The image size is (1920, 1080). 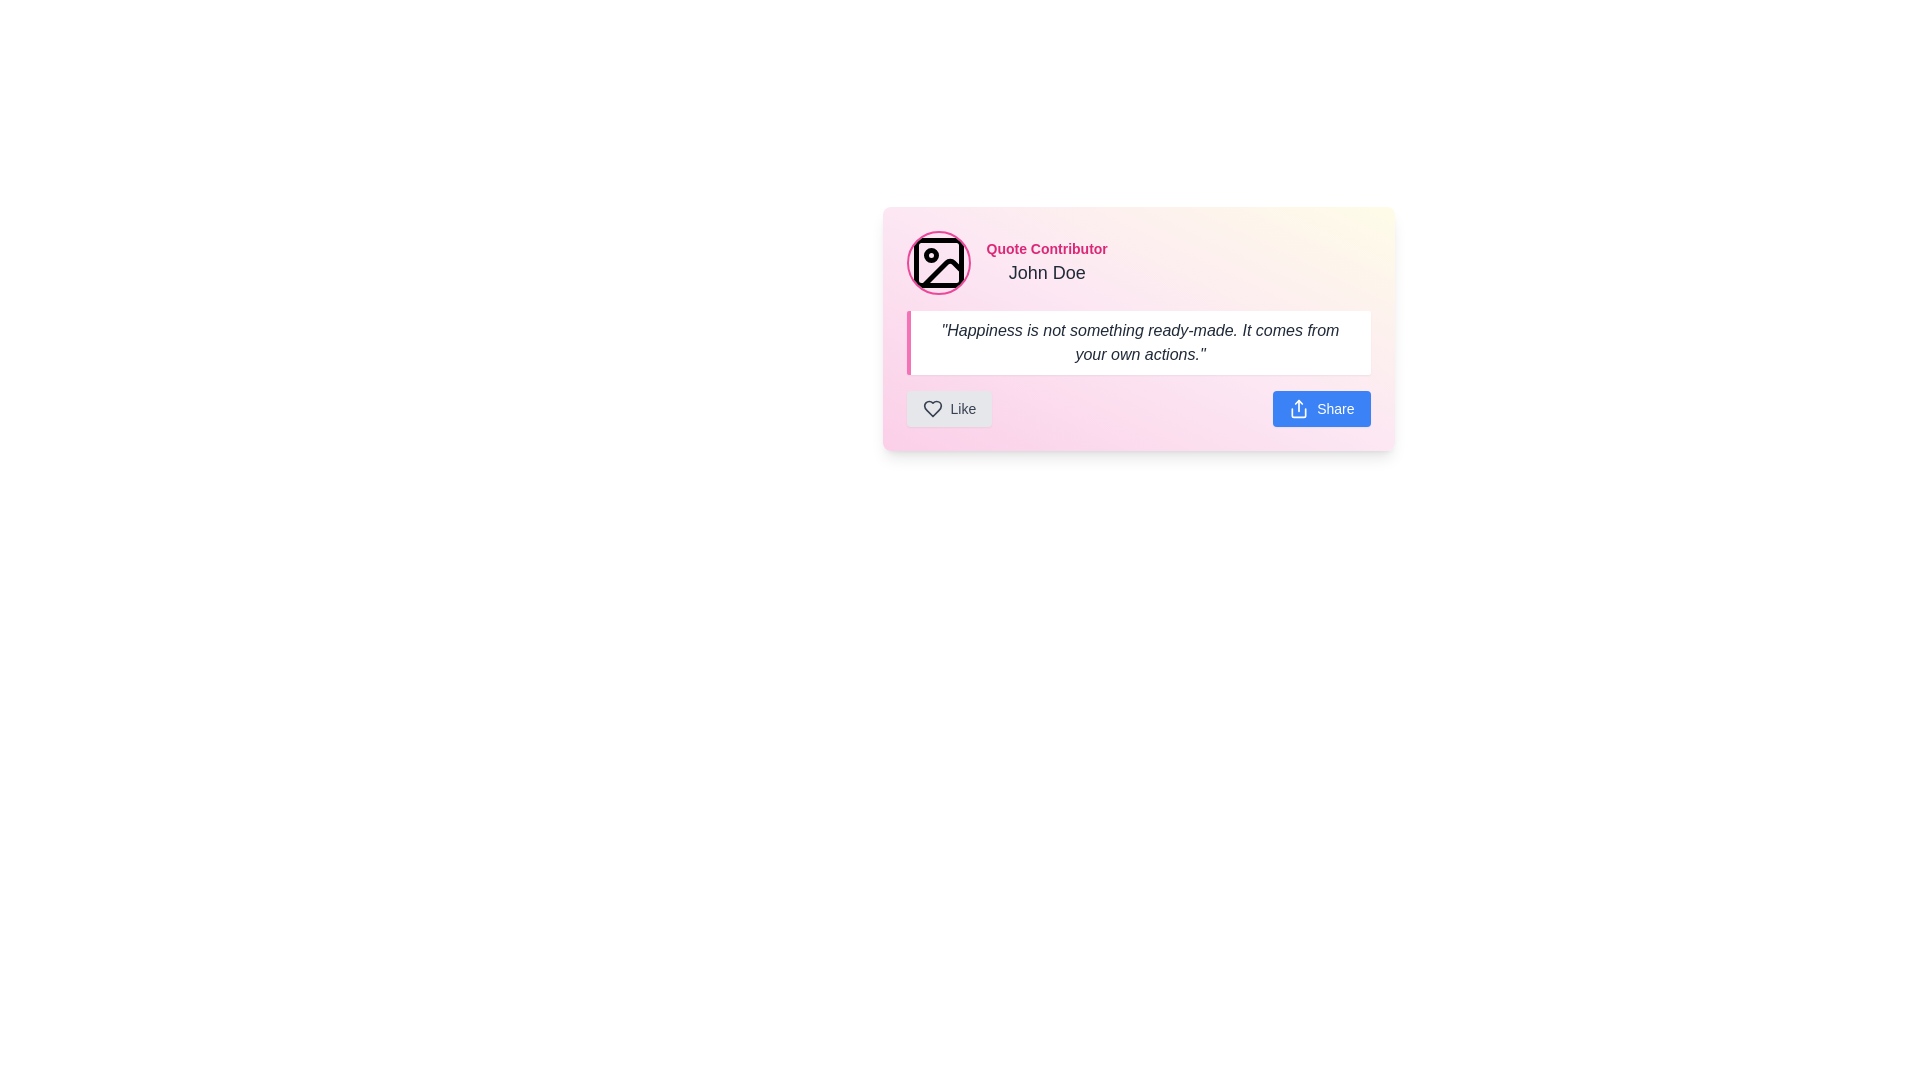 I want to click on the heart-shaped icon that is part of the 'Like' button, which is positioned on the left side of the button, so click(x=931, y=407).